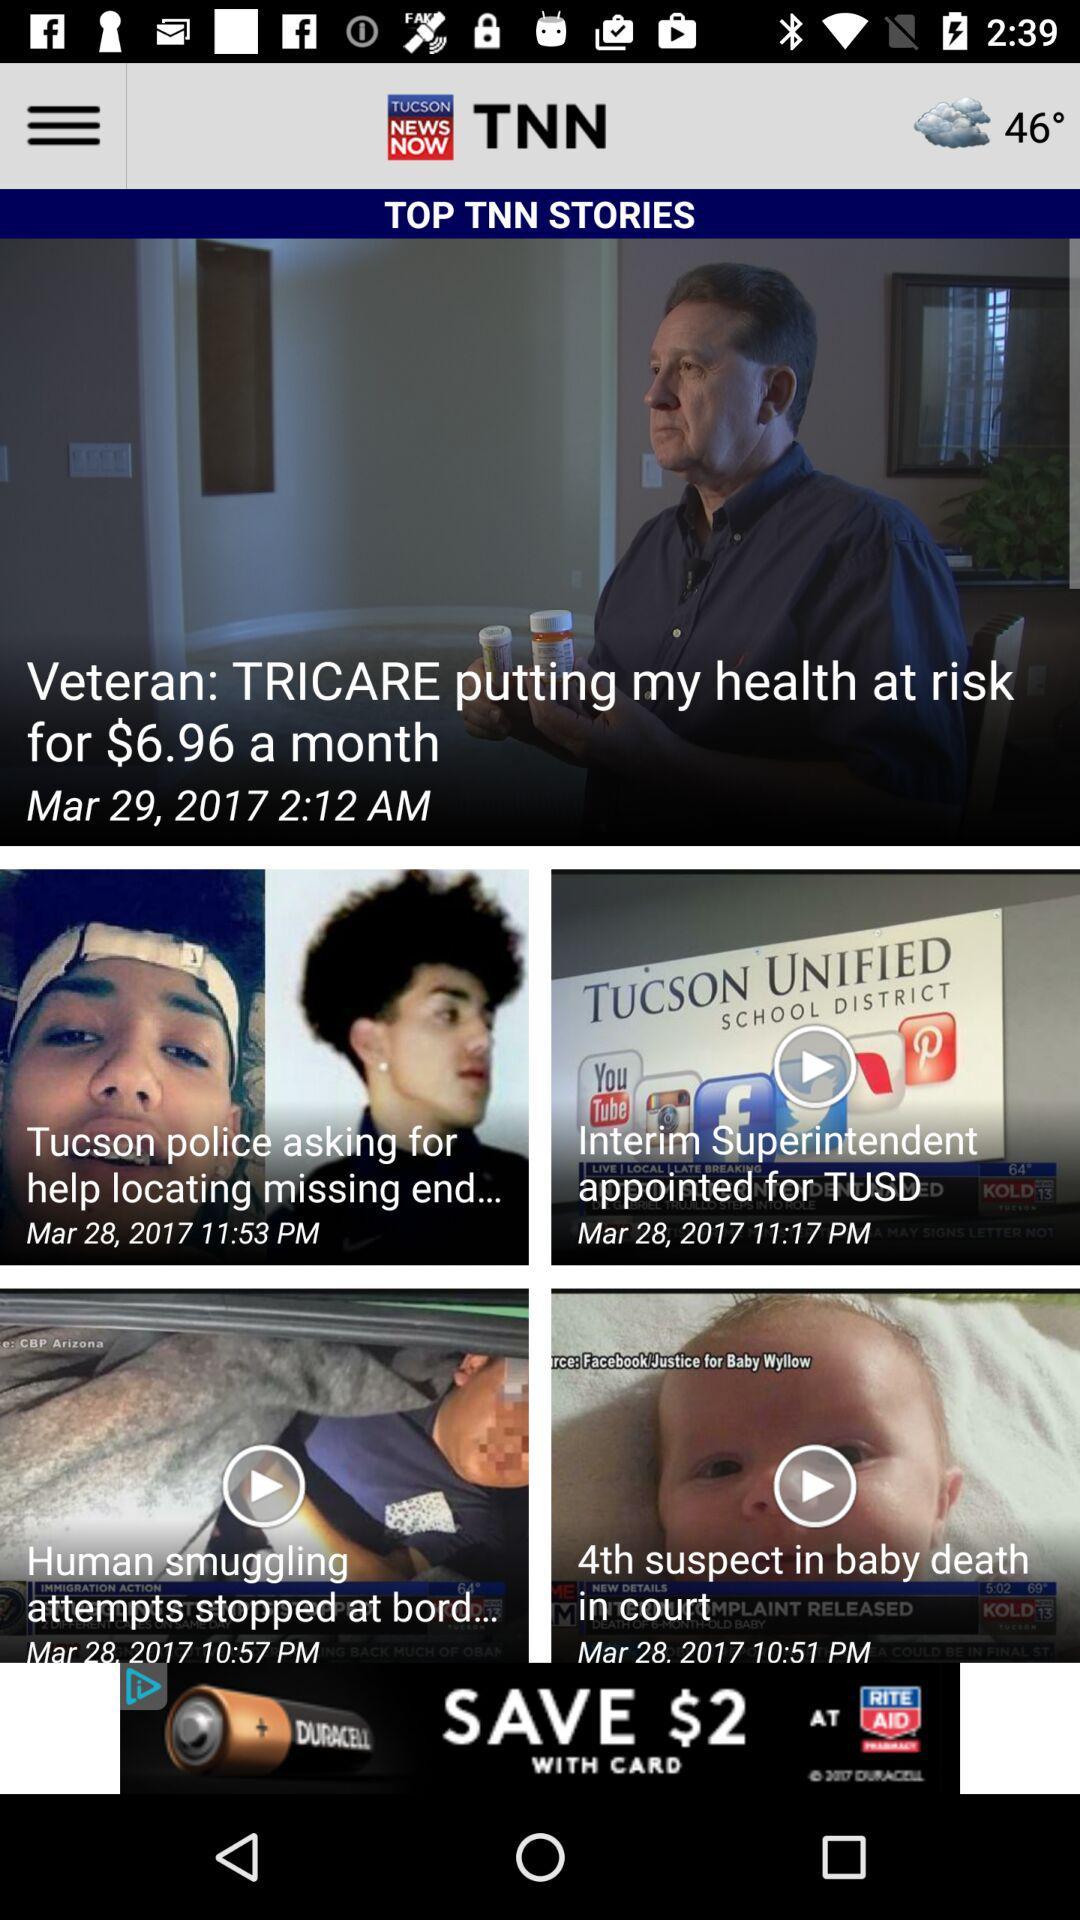 This screenshot has width=1080, height=1920. Describe the element at coordinates (540, 124) in the screenshot. I see `the date_range icon` at that location.